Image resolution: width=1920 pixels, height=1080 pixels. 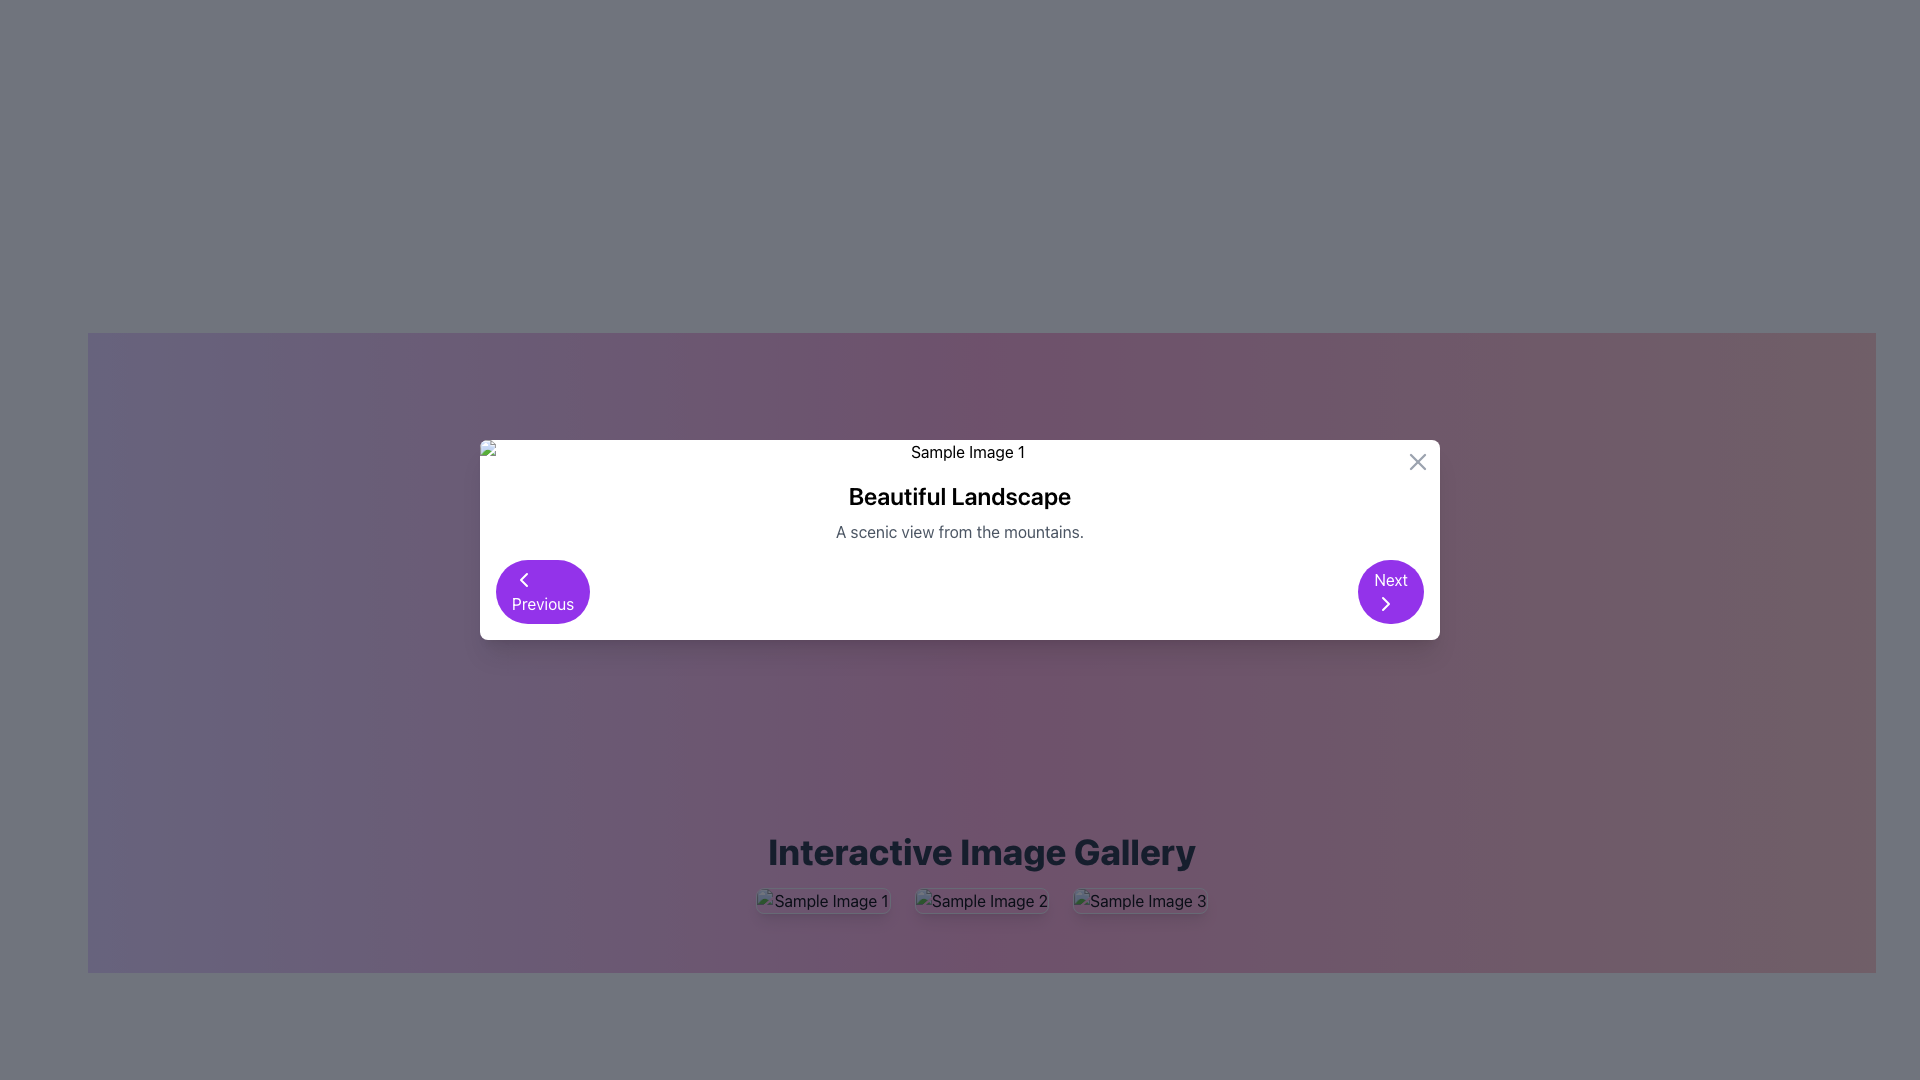 I want to click on the third image in the Interactive Image Gallery for navigation or interaction, so click(x=1140, y=901).